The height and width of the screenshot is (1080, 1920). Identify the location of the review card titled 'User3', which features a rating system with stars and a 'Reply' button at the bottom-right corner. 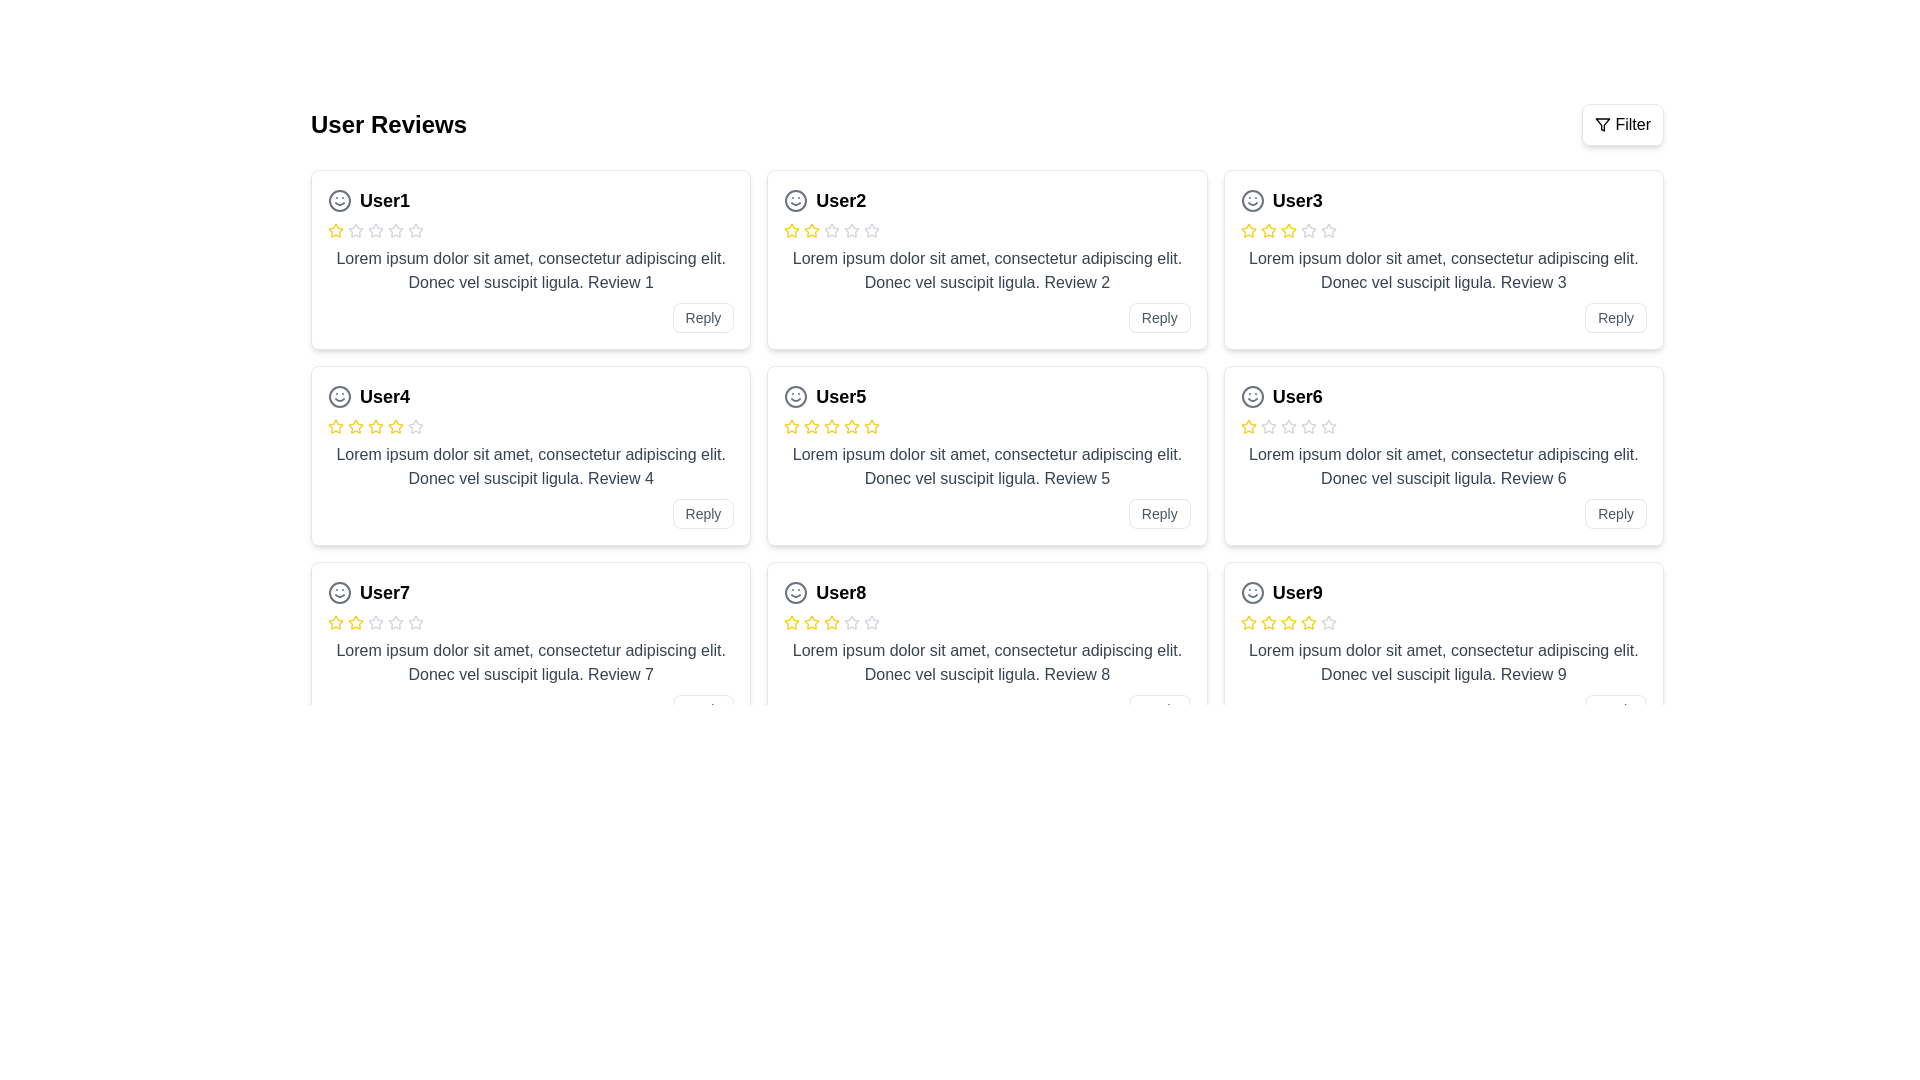
(1443, 258).